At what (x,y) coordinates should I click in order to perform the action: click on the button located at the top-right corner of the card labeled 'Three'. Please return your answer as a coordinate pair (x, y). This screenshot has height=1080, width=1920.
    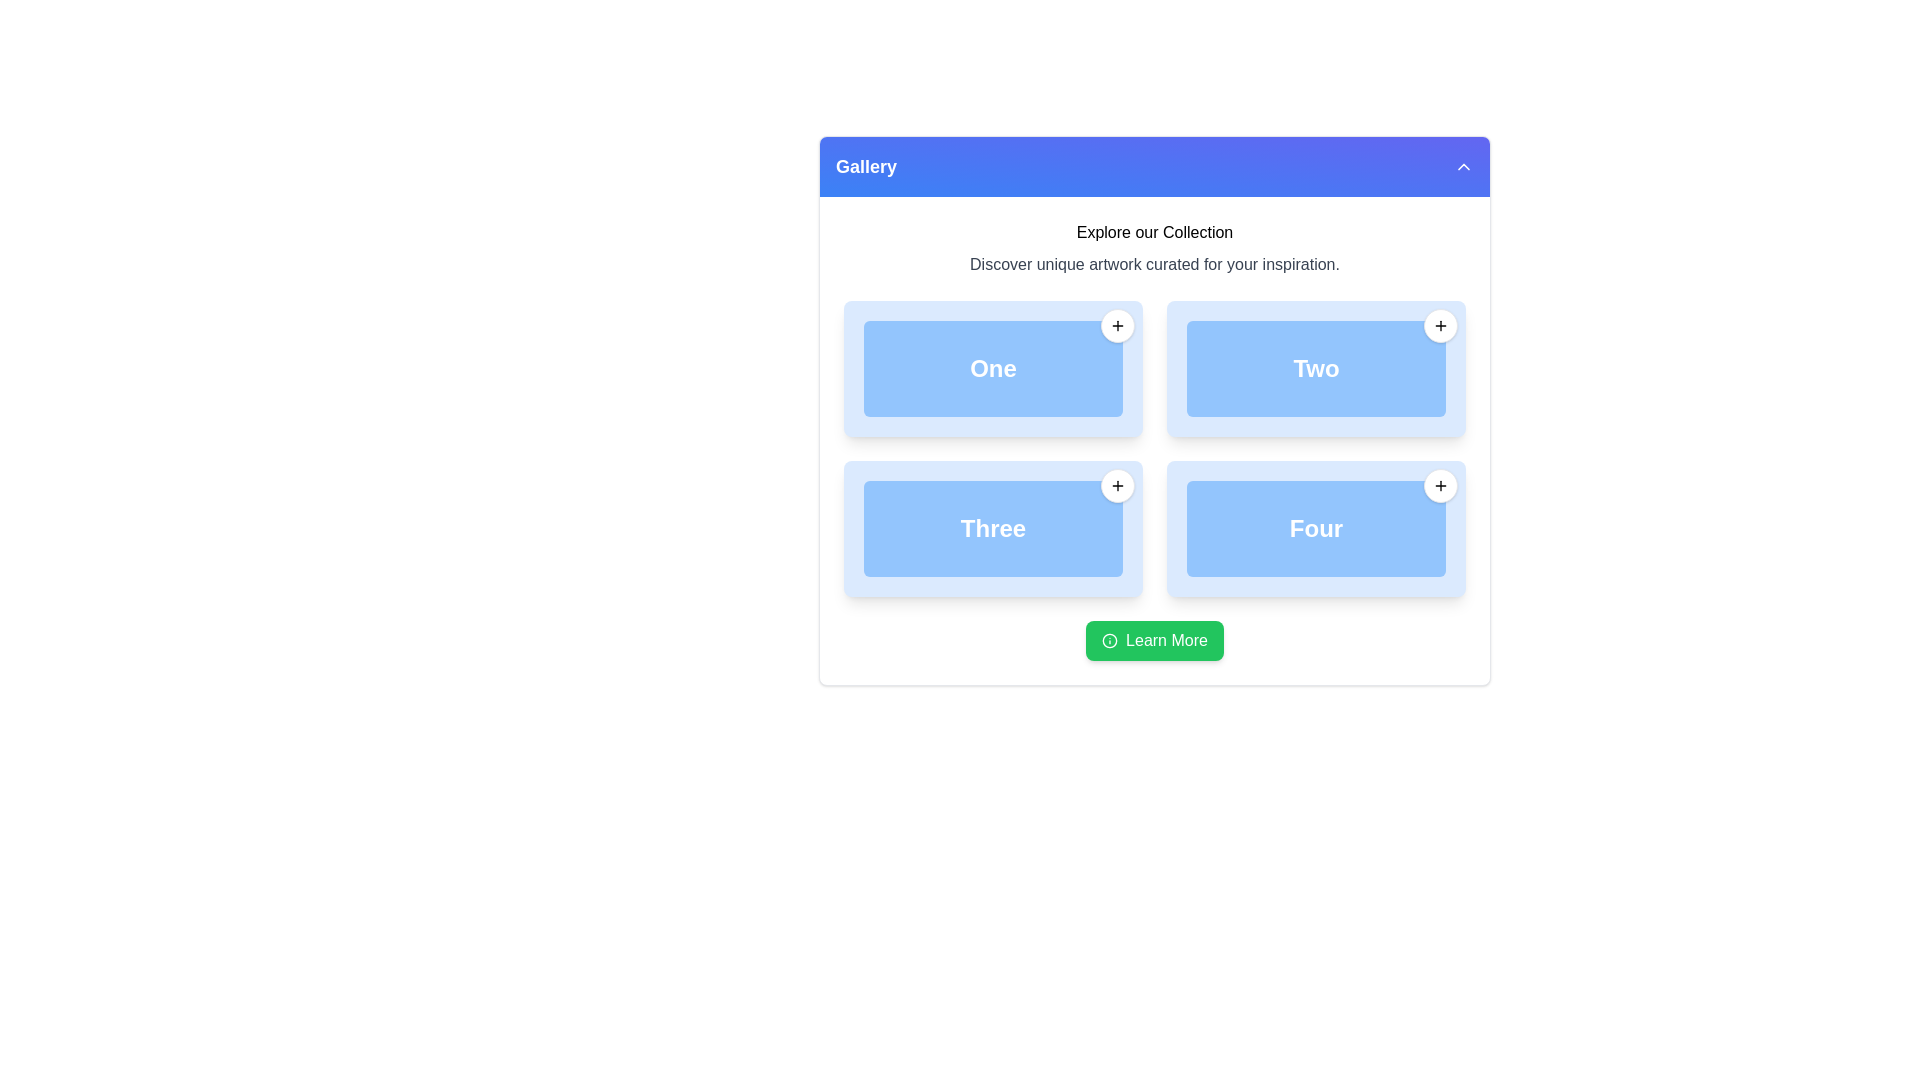
    Looking at the image, I should click on (1117, 486).